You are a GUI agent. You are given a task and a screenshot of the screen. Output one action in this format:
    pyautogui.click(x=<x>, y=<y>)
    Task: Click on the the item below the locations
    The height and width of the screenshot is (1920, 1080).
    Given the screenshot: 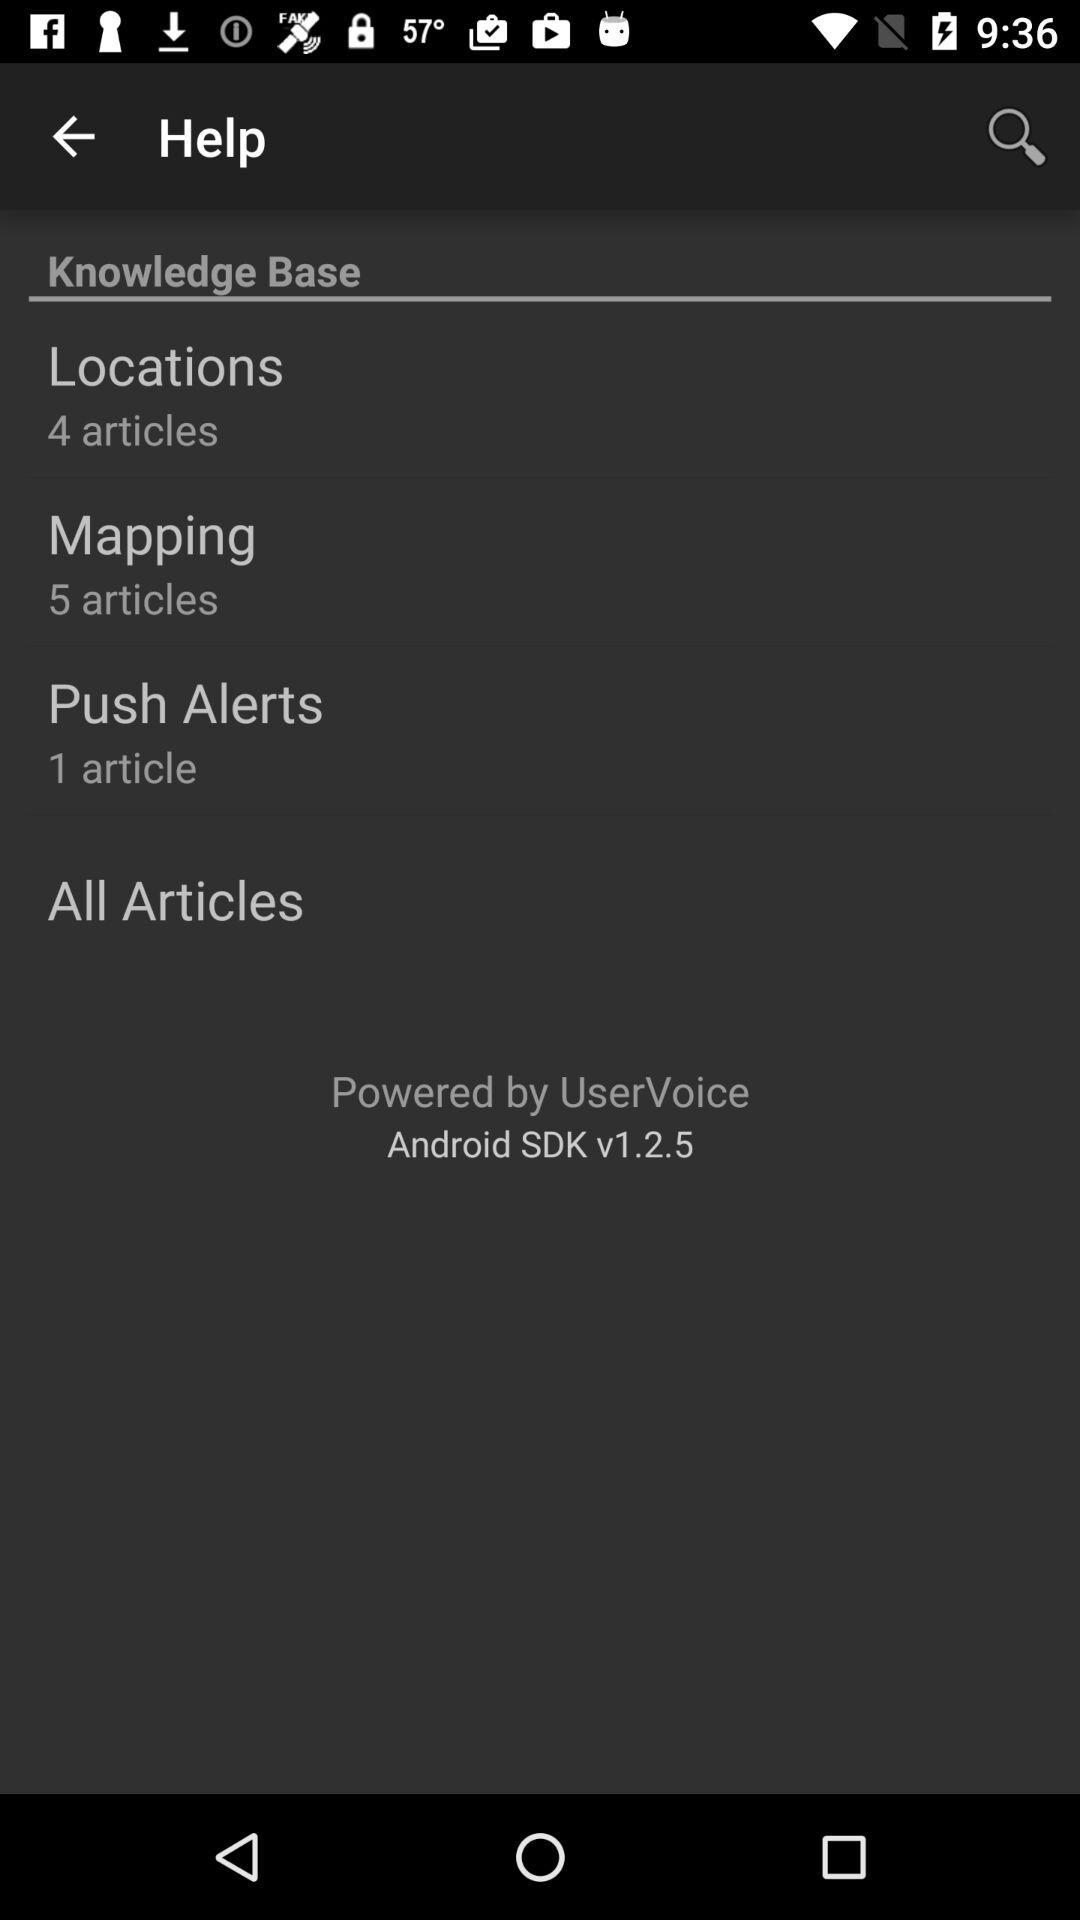 What is the action you would take?
    pyautogui.click(x=133, y=427)
    